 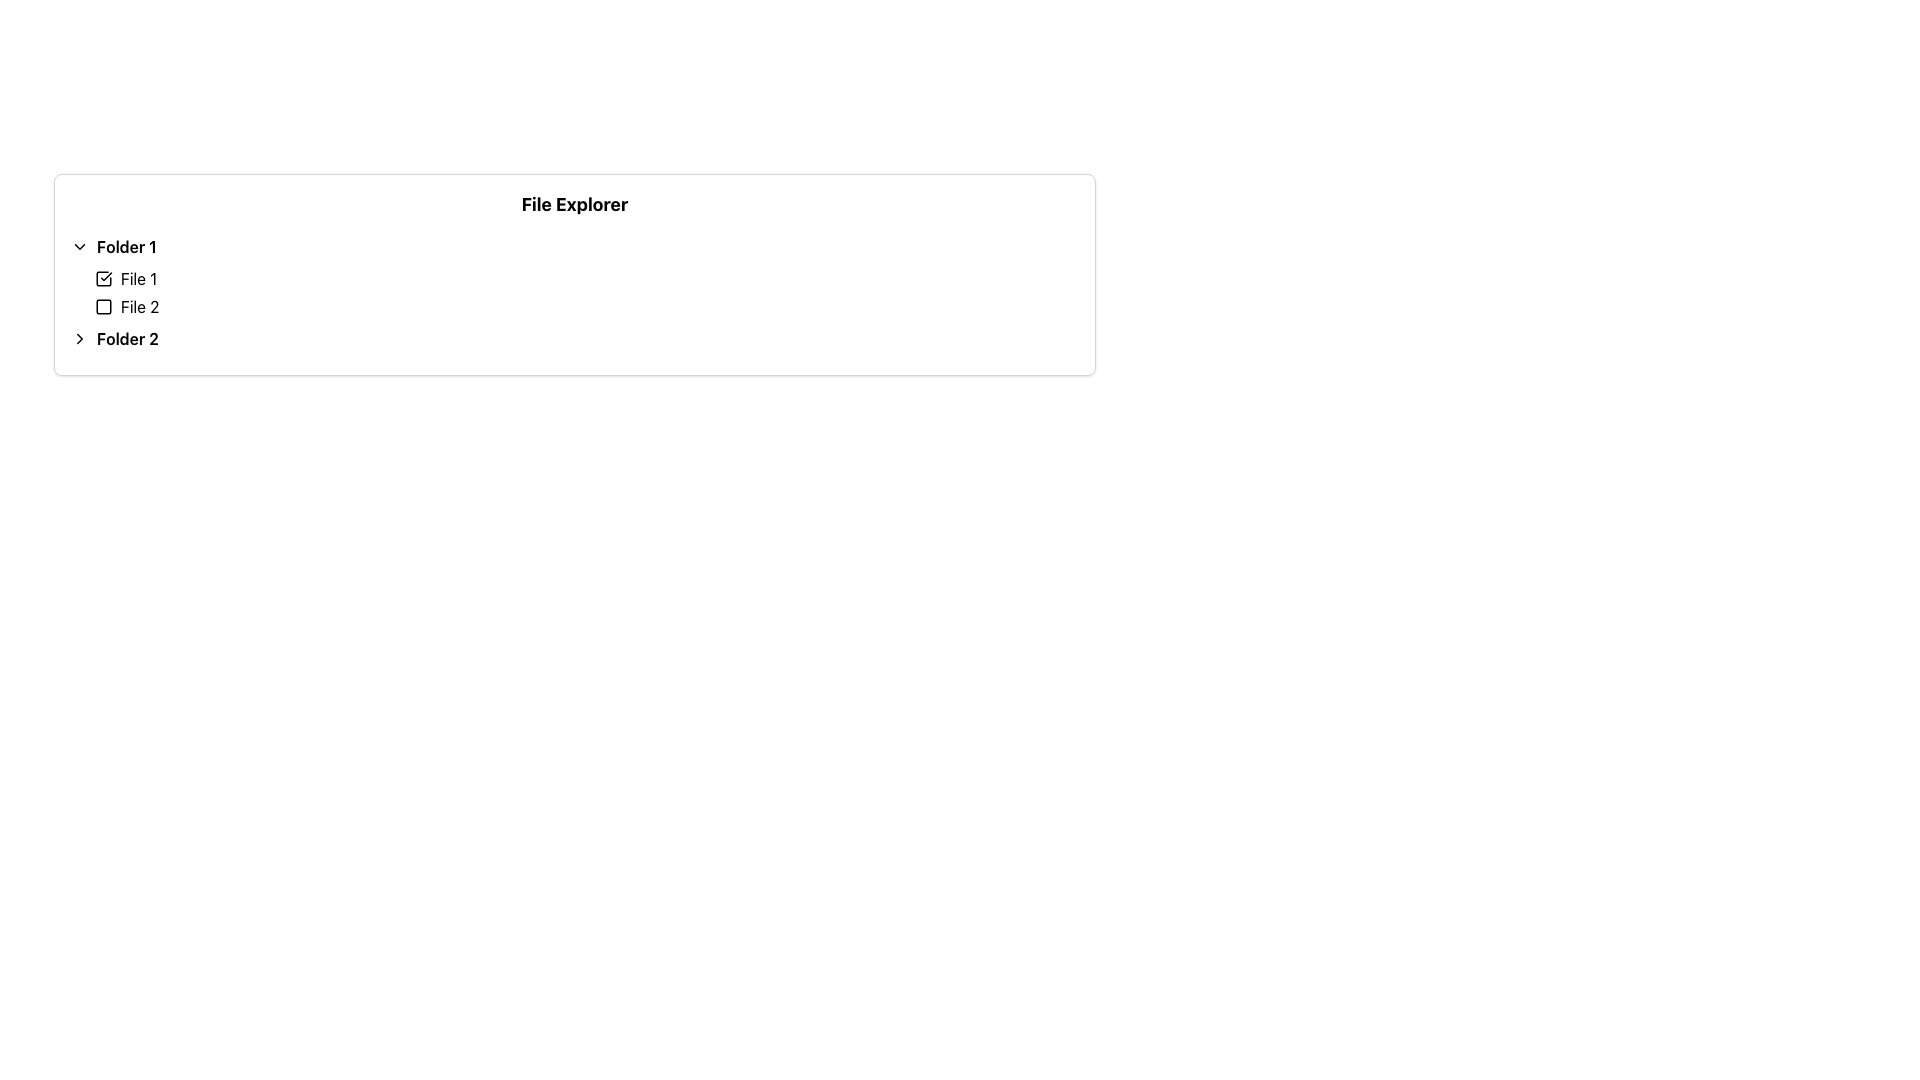 I want to click on the unselected checkbox next to the 'File 2' label in the tree-view interface, so click(x=103, y=307).